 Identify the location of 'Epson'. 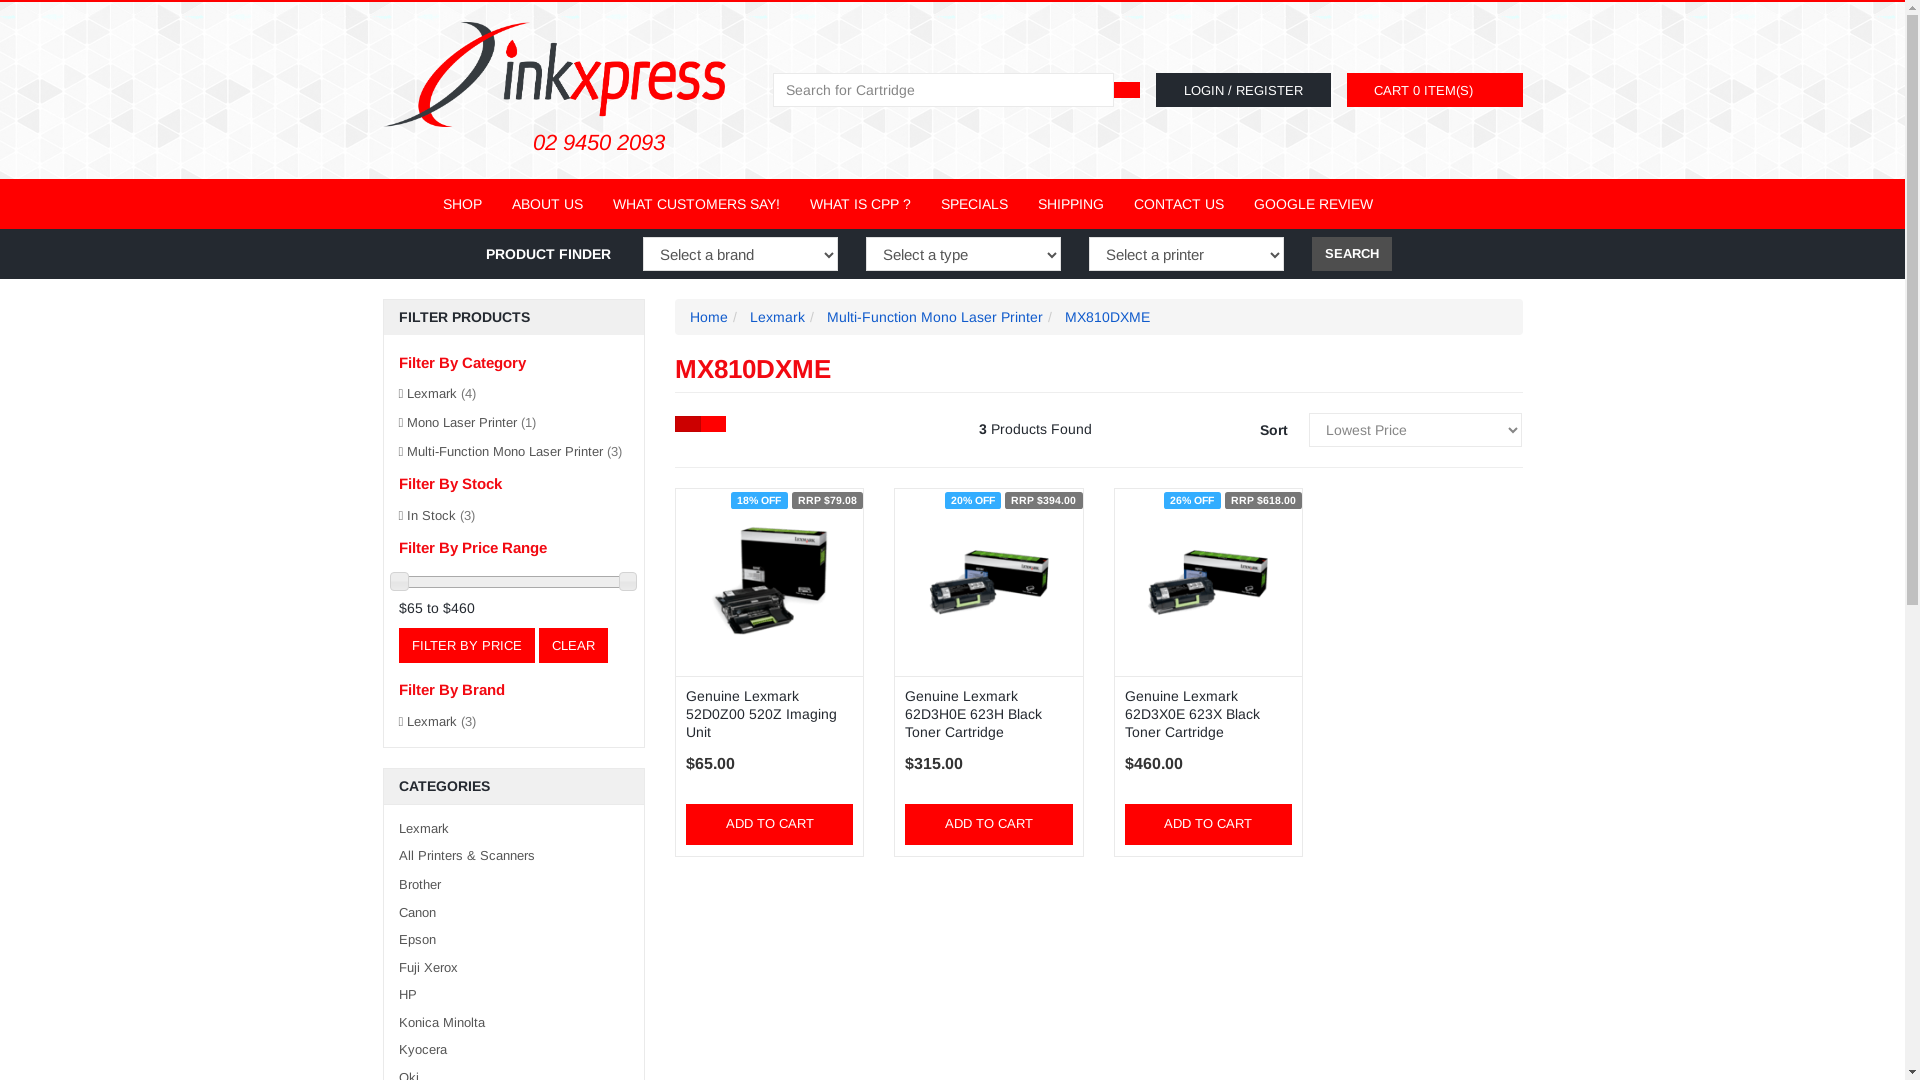
(384, 940).